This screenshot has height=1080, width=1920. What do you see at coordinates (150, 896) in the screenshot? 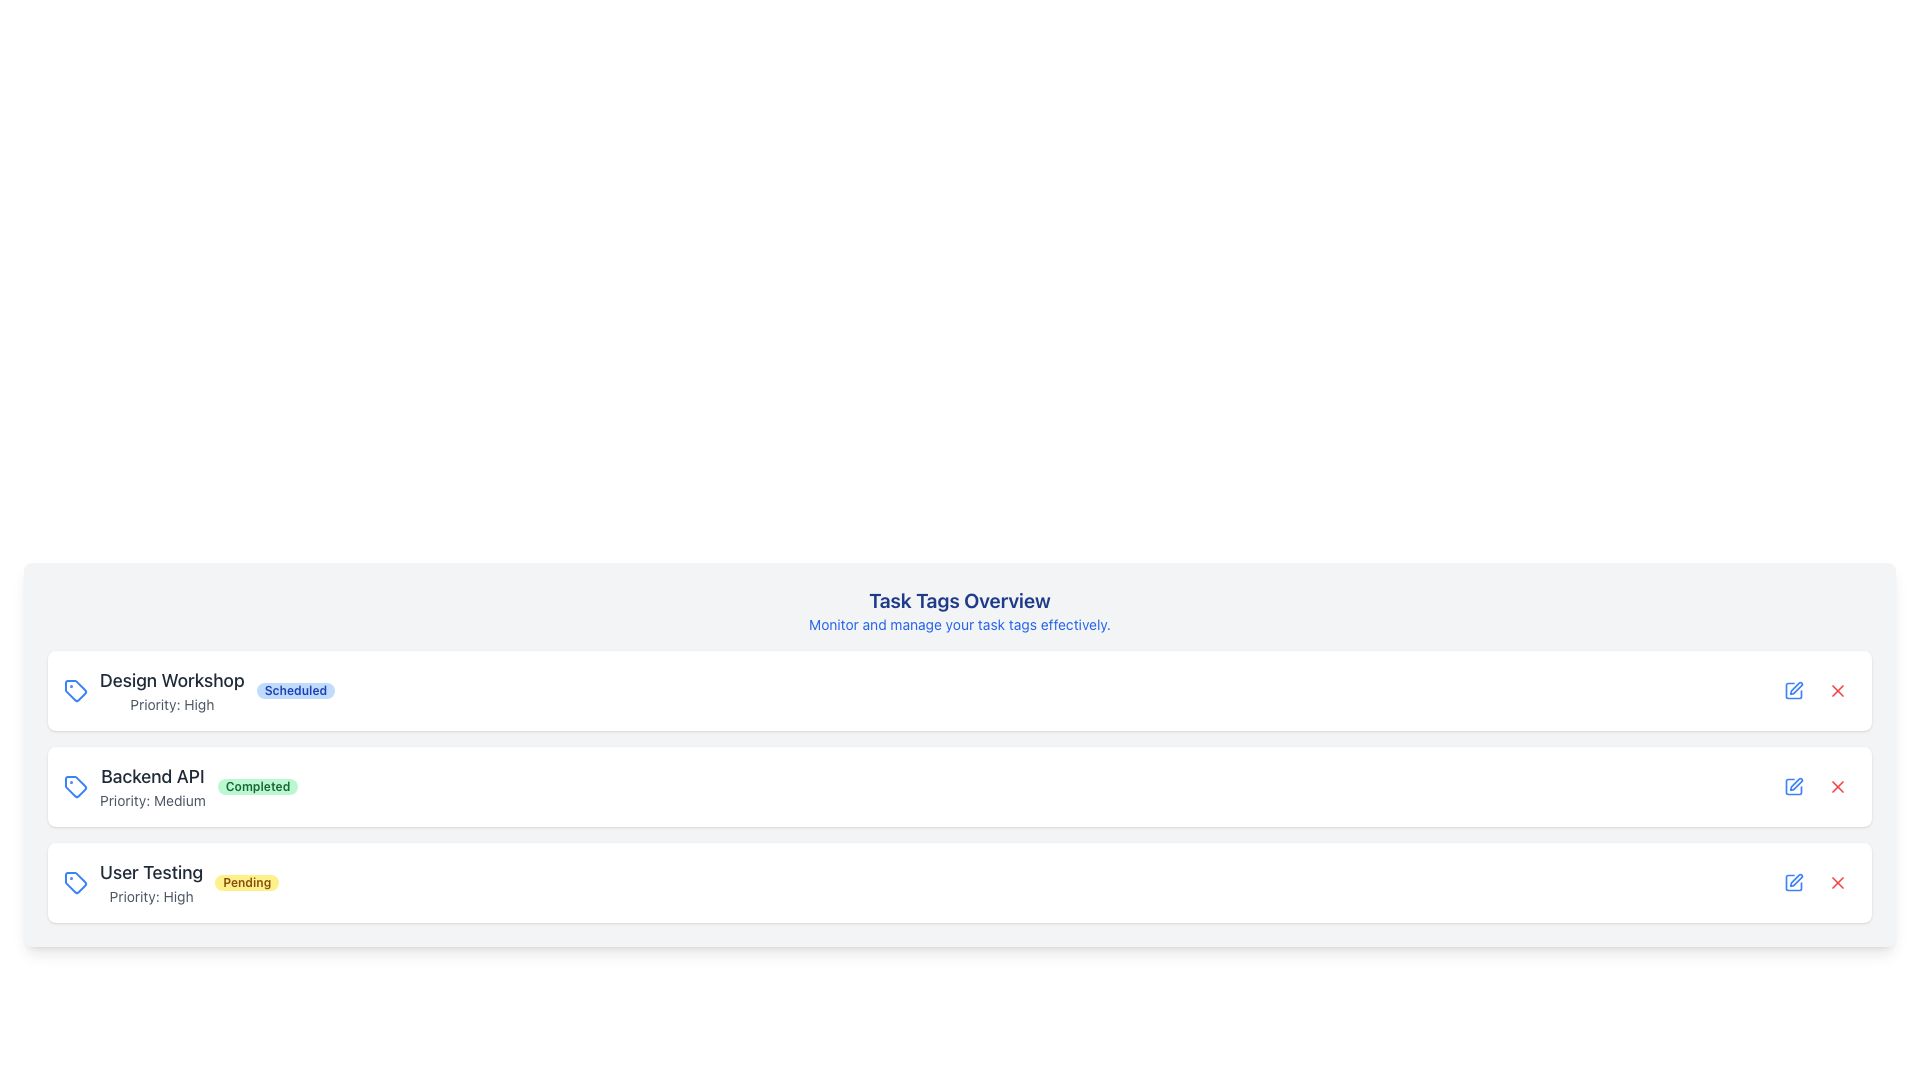
I see `the text label displaying 'Priority: High', which is located below the 'User Testing' label in the lower-left section of its containing card` at bounding box center [150, 896].